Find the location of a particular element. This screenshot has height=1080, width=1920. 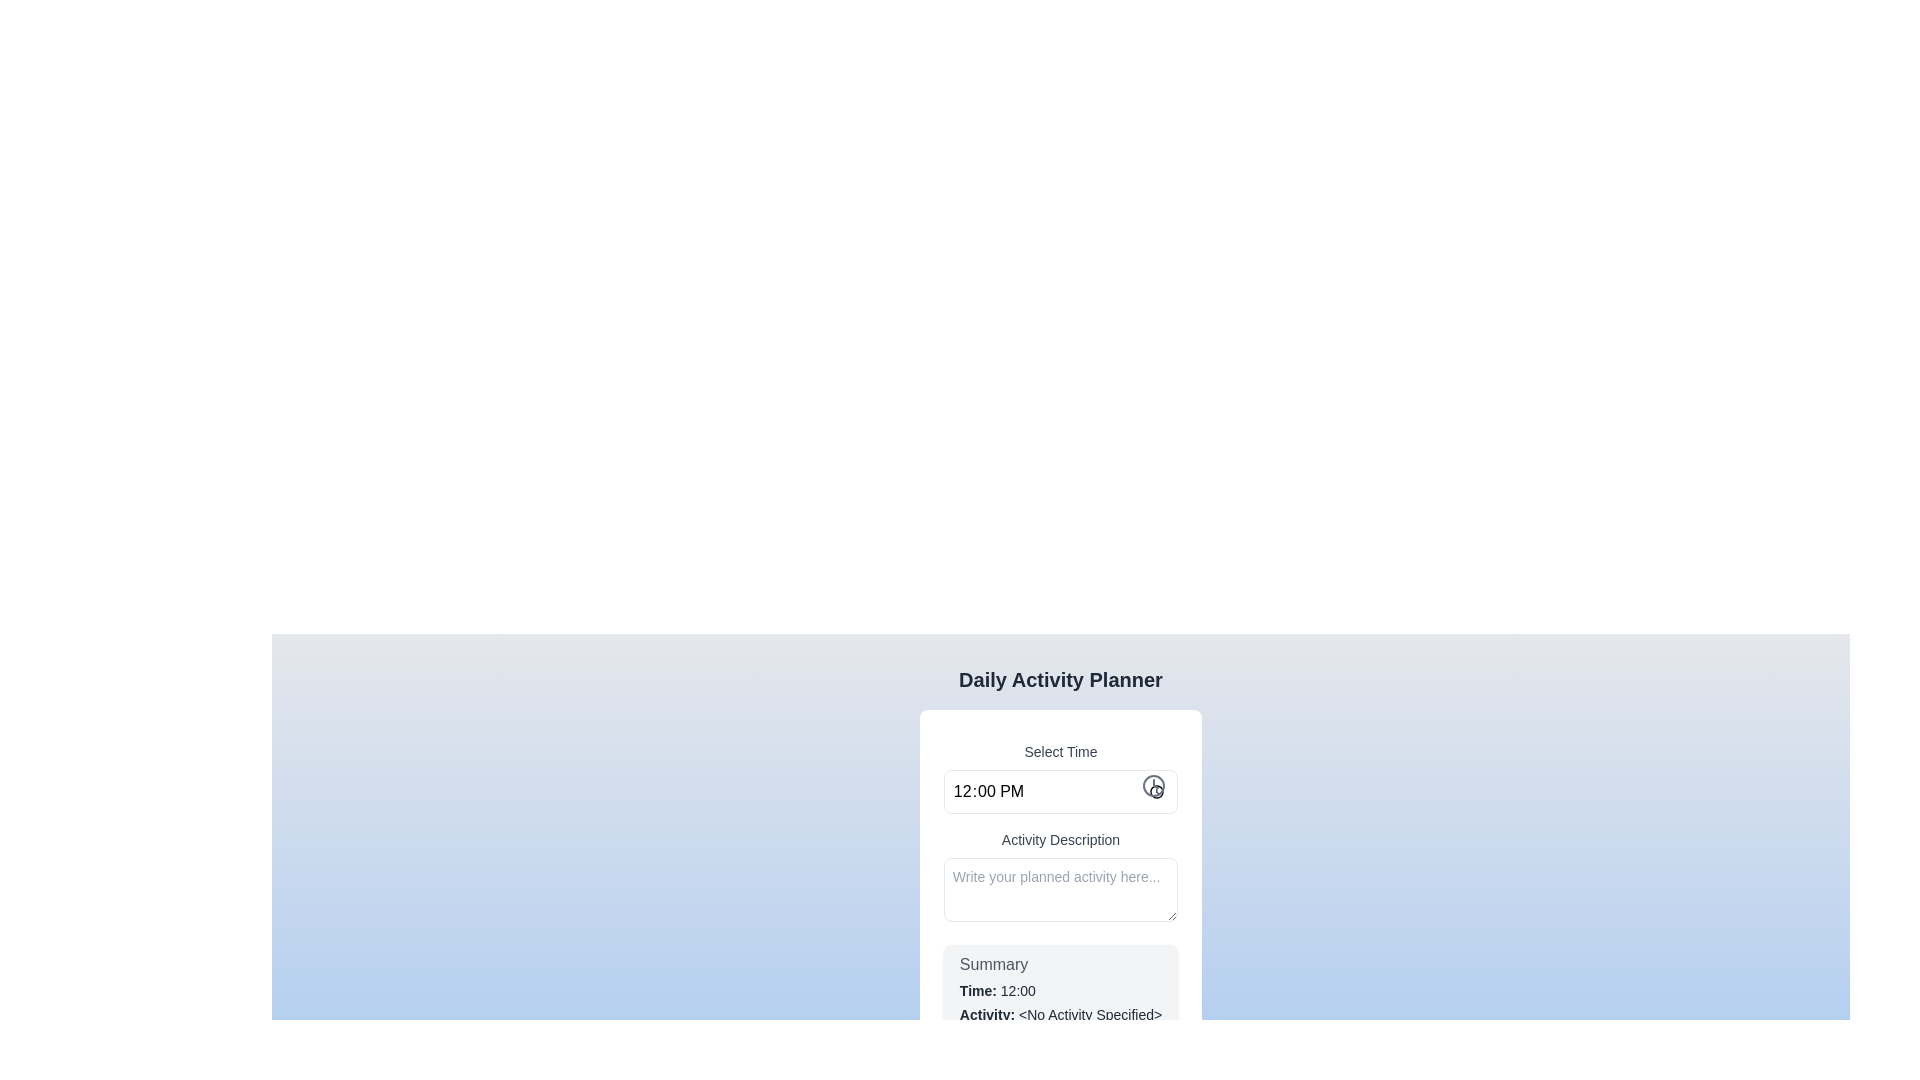

the label displaying 'Activity:' which is located in the summary section before the text '<No Activity Specified>' is located at coordinates (989, 1014).